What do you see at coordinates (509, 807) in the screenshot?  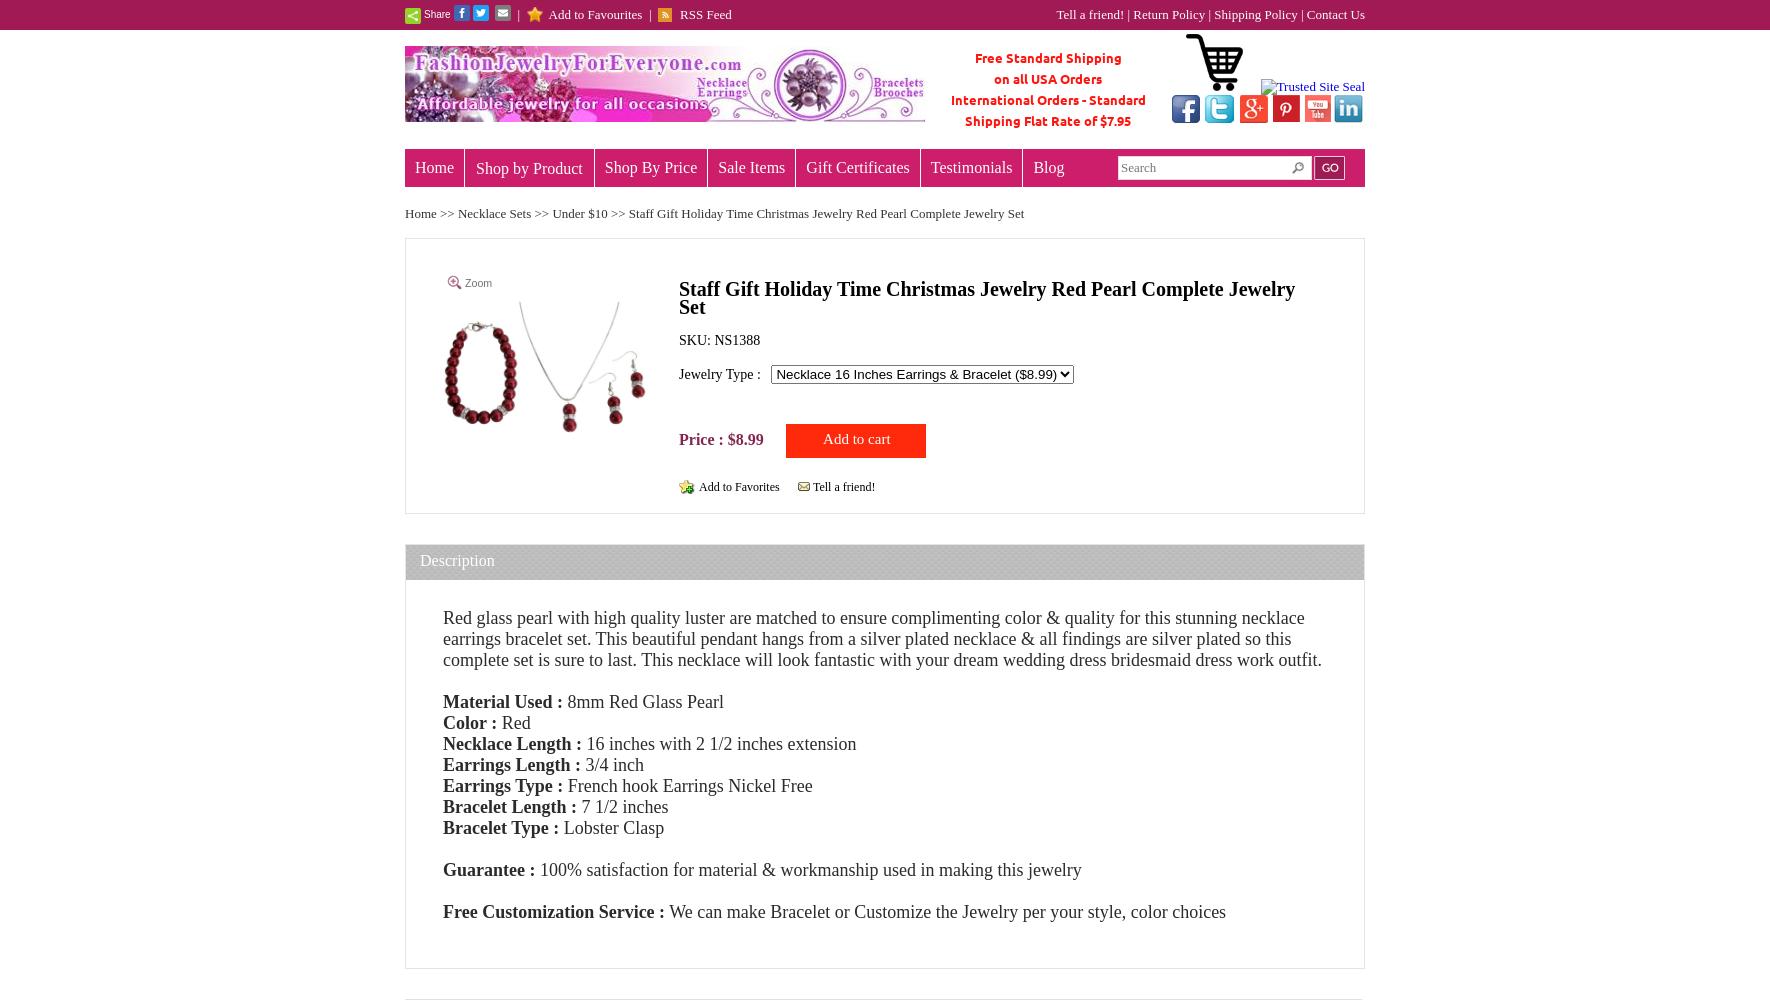 I see `'Bracelet Length :'` at bounding box center [509, 807].